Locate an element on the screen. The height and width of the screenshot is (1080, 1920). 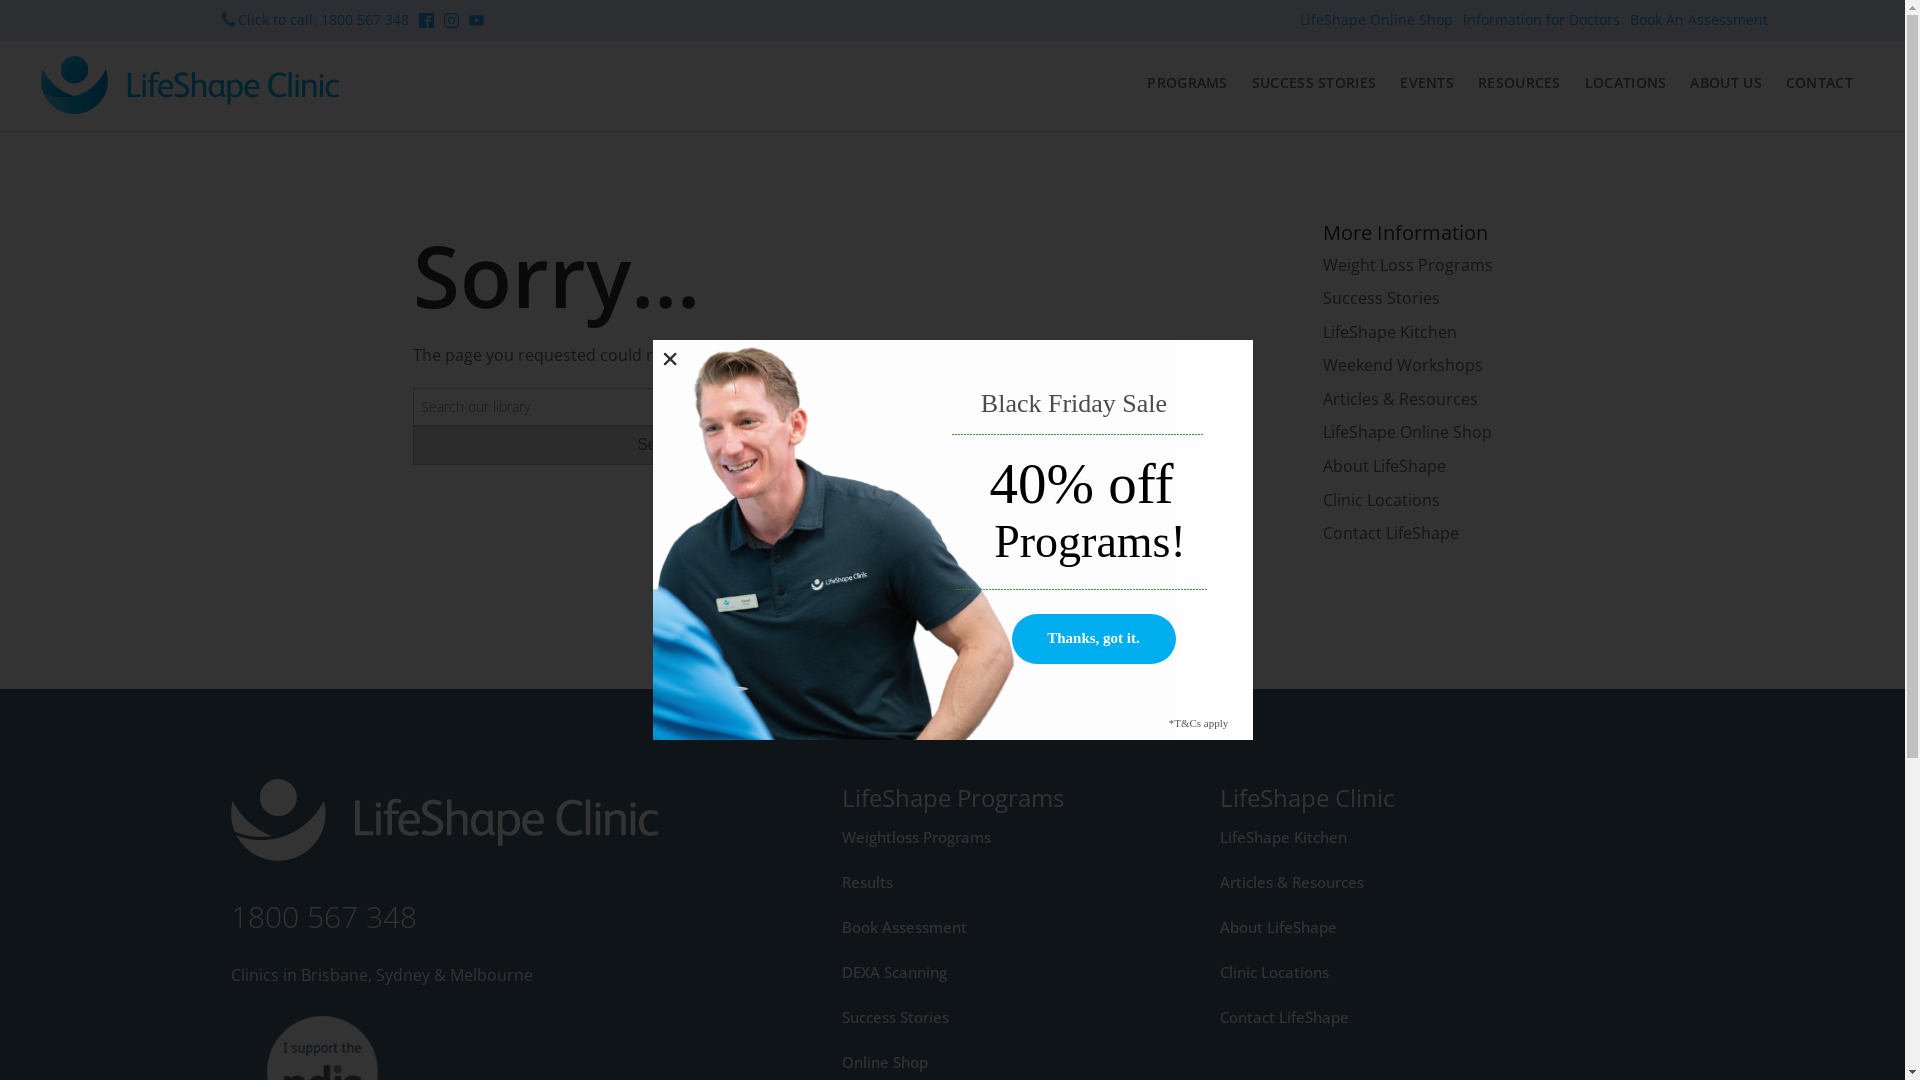
'SUCCESS STORIES' is located at coordinates (1314, 82).